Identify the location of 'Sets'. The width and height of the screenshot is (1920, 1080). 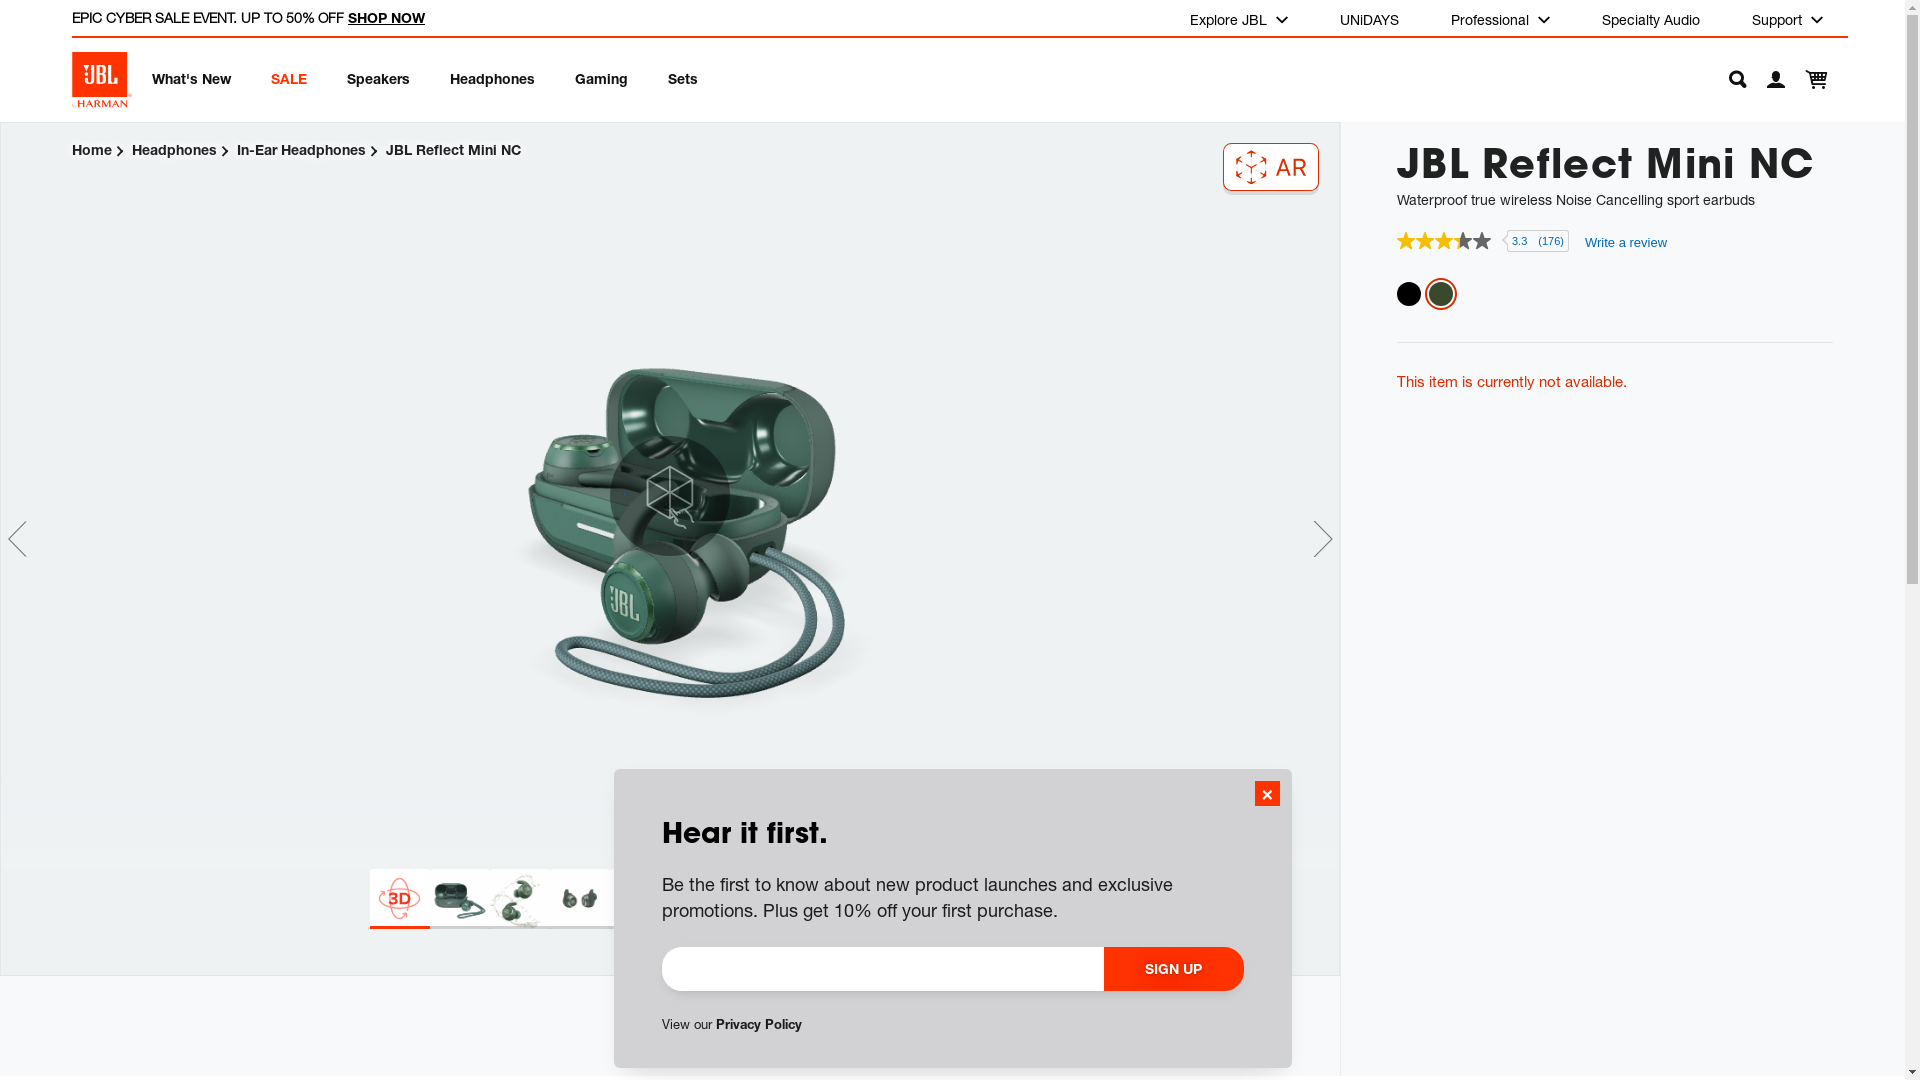
(667, 76).